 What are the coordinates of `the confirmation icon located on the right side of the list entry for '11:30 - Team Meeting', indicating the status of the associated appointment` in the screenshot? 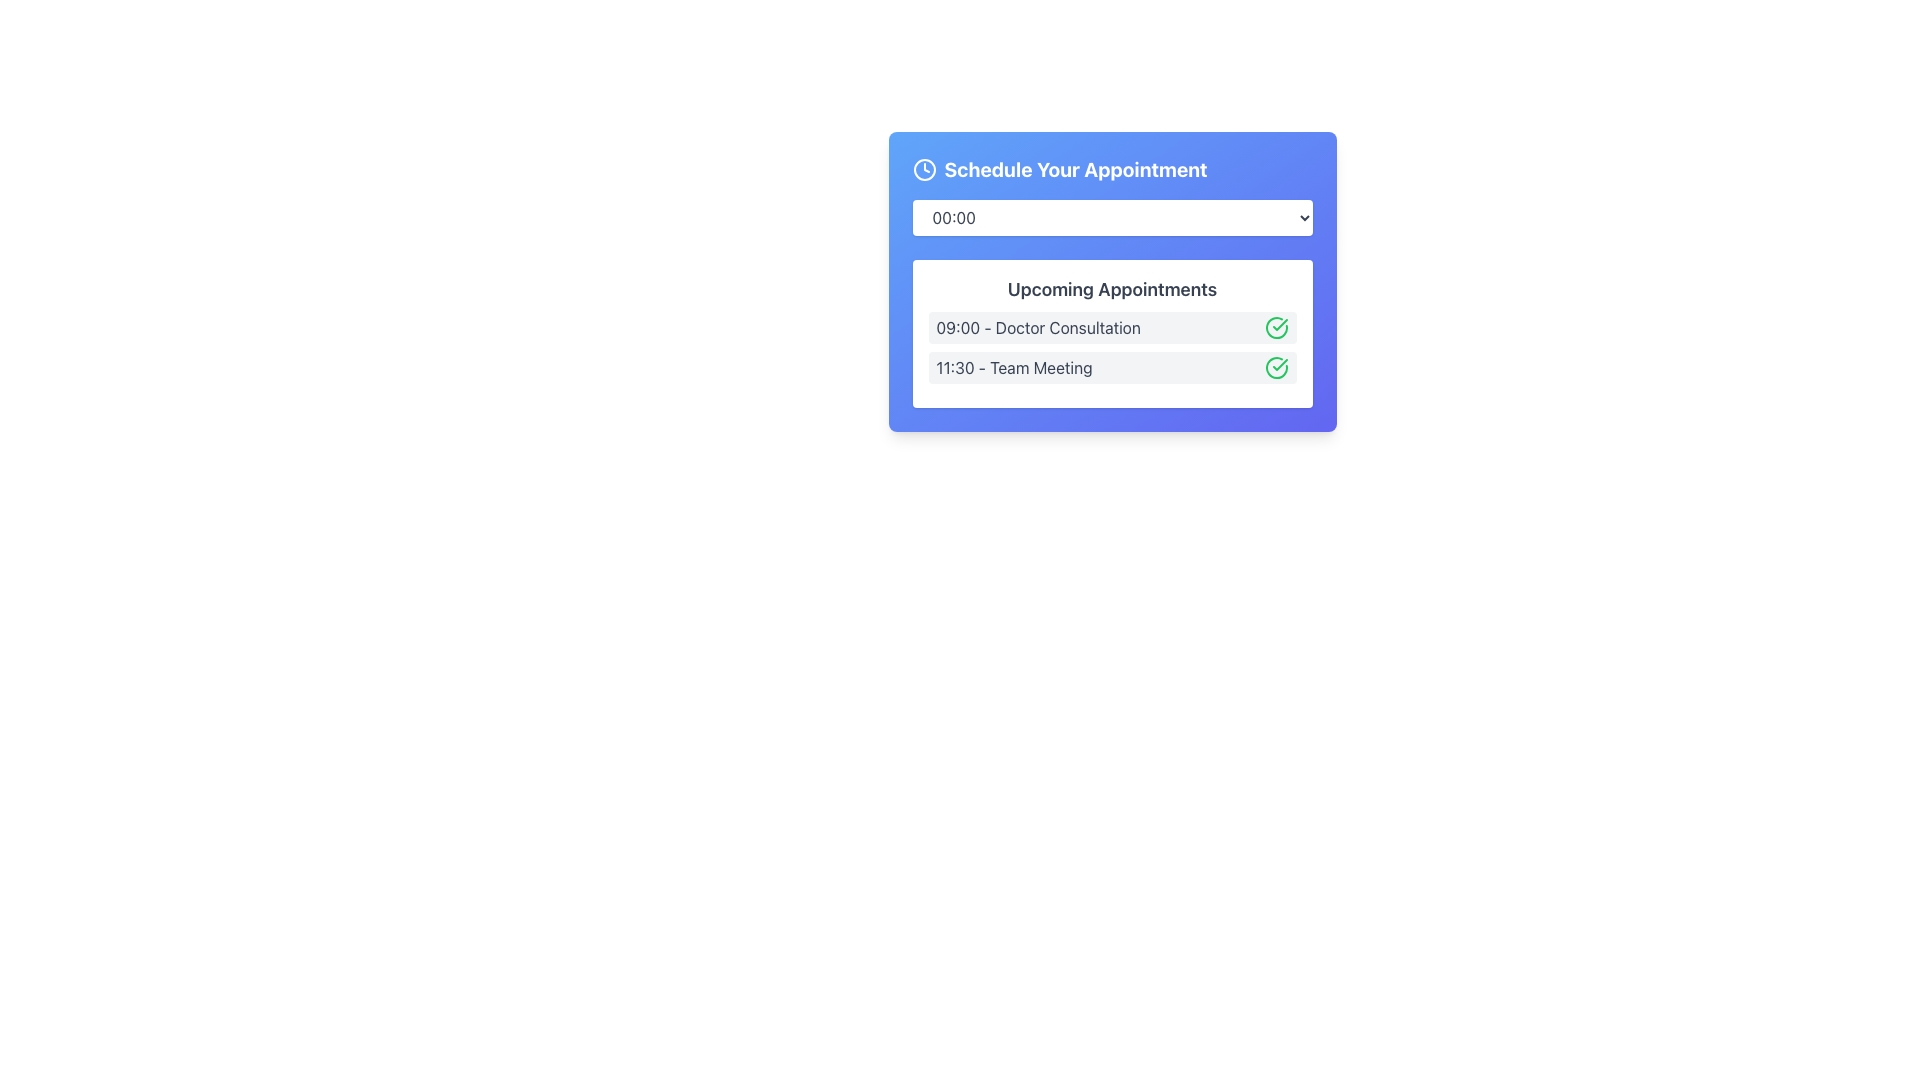 It's located at (1275, 367).